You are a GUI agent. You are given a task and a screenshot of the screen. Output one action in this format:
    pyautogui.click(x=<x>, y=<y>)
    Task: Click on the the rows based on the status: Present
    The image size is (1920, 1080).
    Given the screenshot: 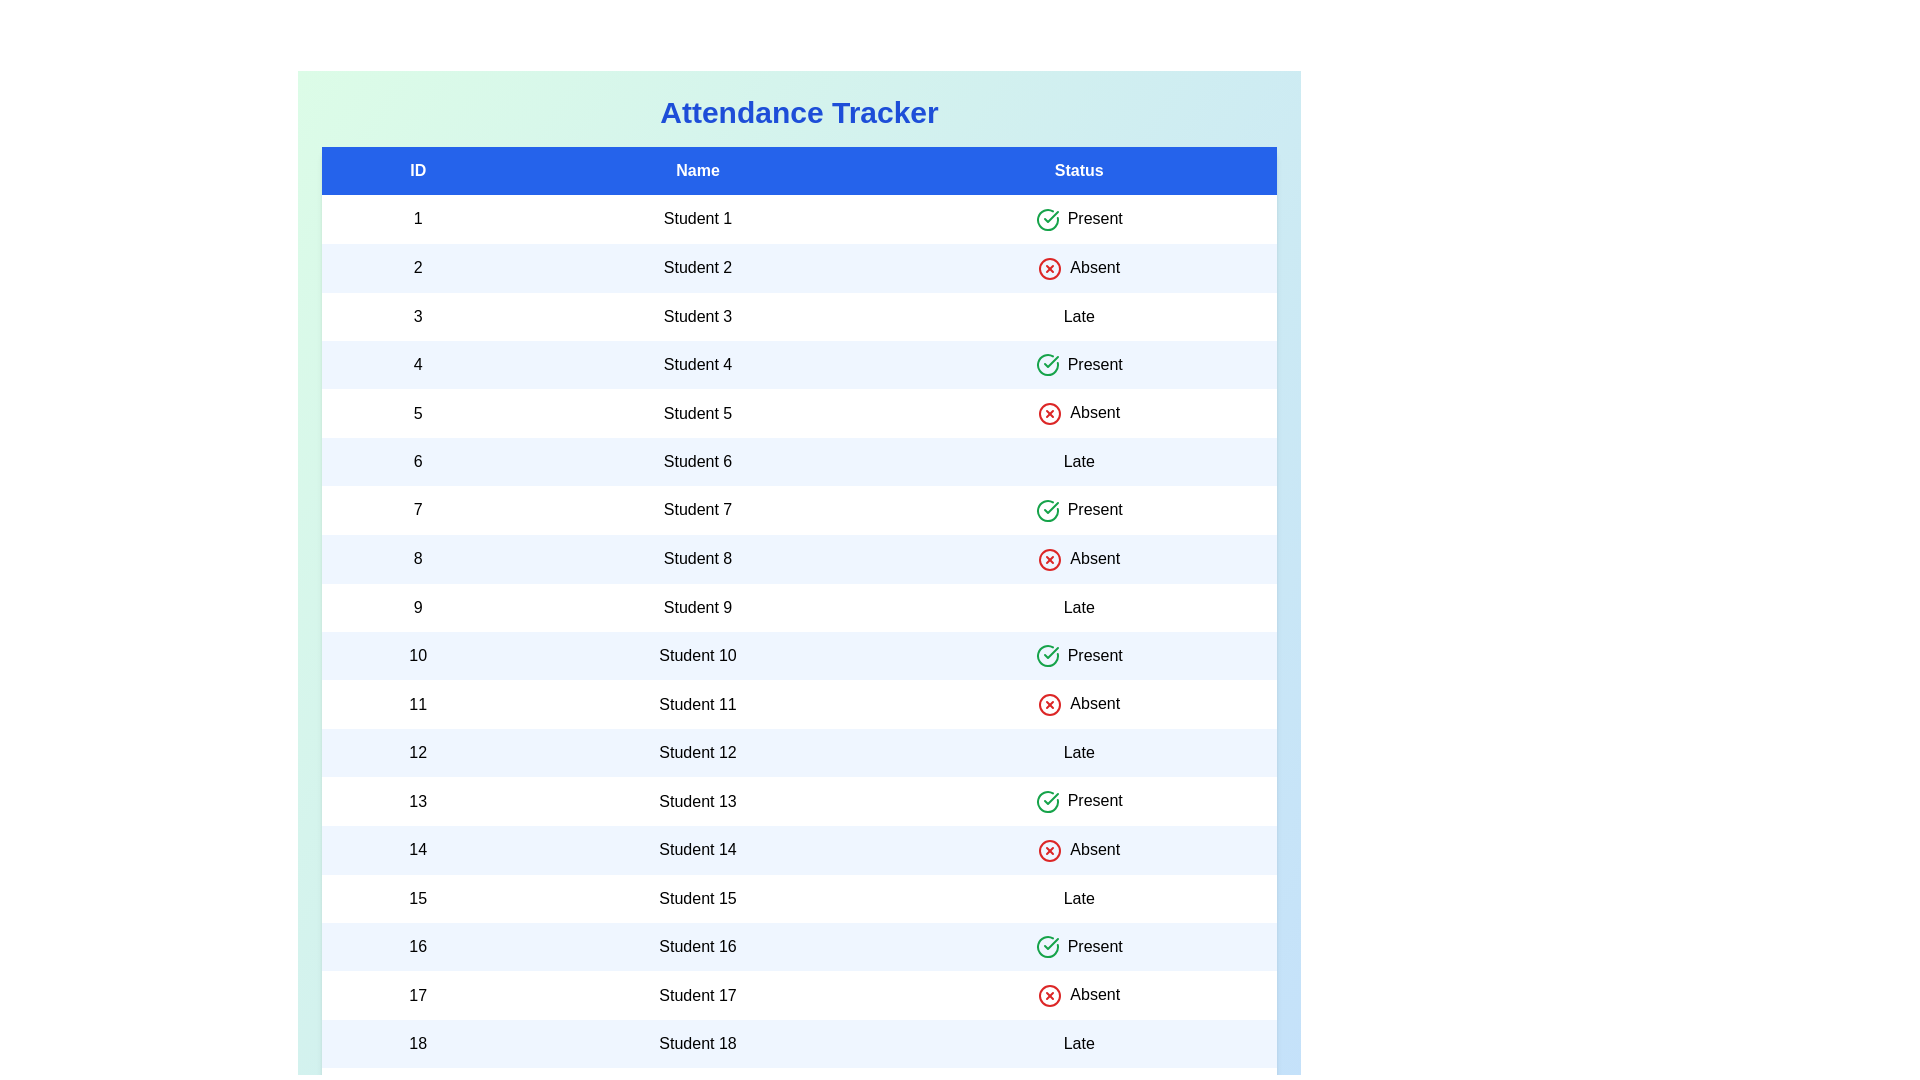 What is the action you would take?
    pyautogui.click(x=1045, y=219)
    